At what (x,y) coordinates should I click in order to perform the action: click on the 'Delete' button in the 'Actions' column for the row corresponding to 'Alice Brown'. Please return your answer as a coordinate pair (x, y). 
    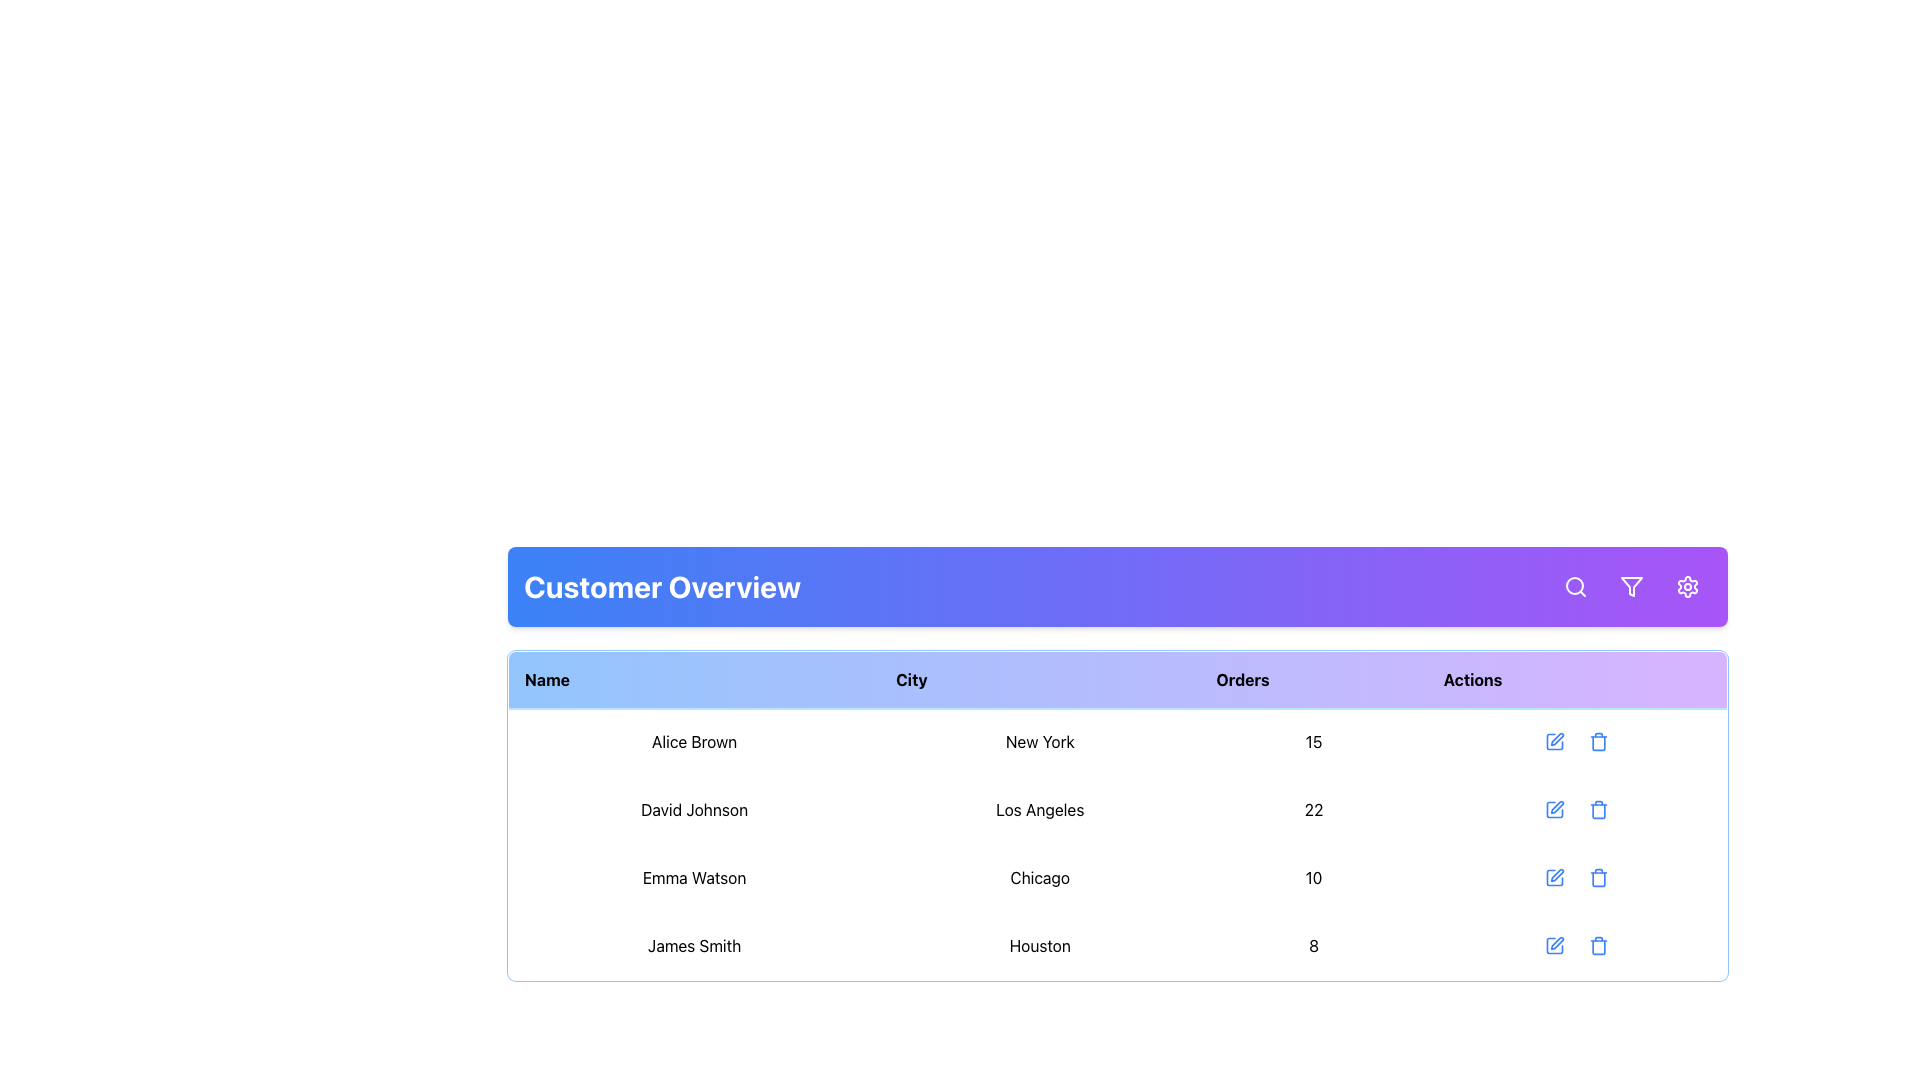
    Looking at the image, I should click on (1598, 741).